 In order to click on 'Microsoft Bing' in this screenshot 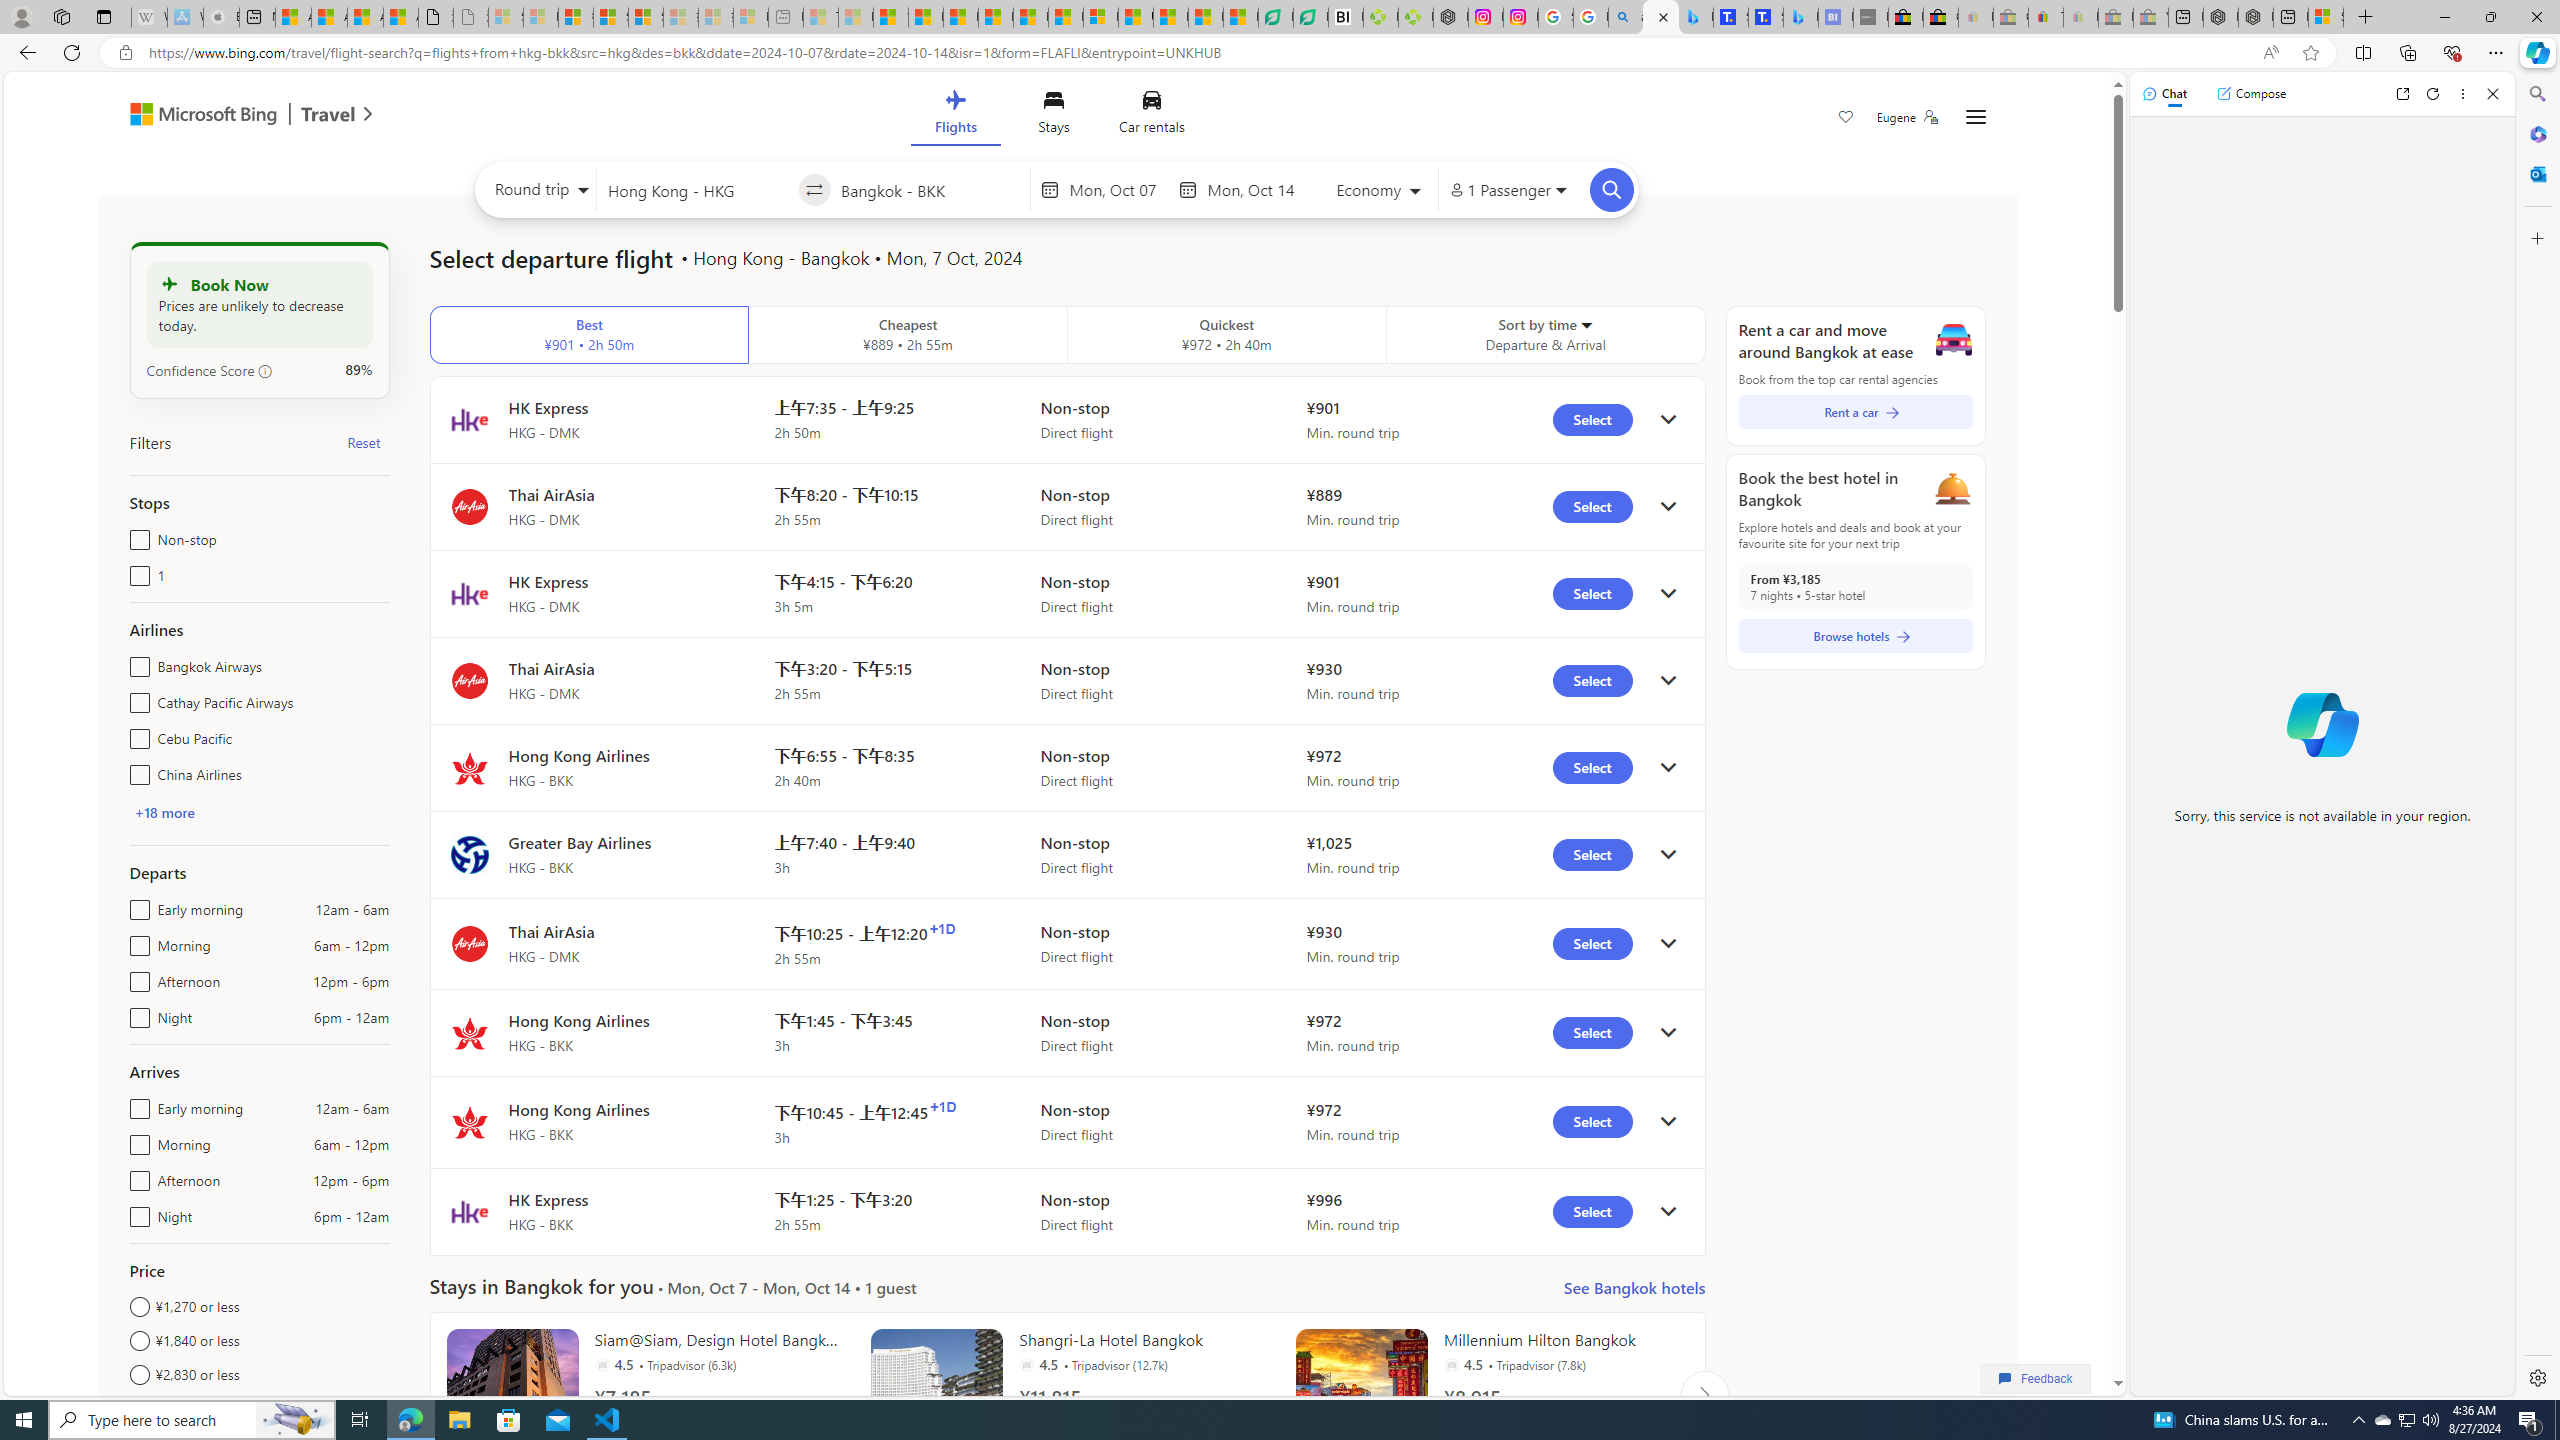, I will do `click(193, 115)`.